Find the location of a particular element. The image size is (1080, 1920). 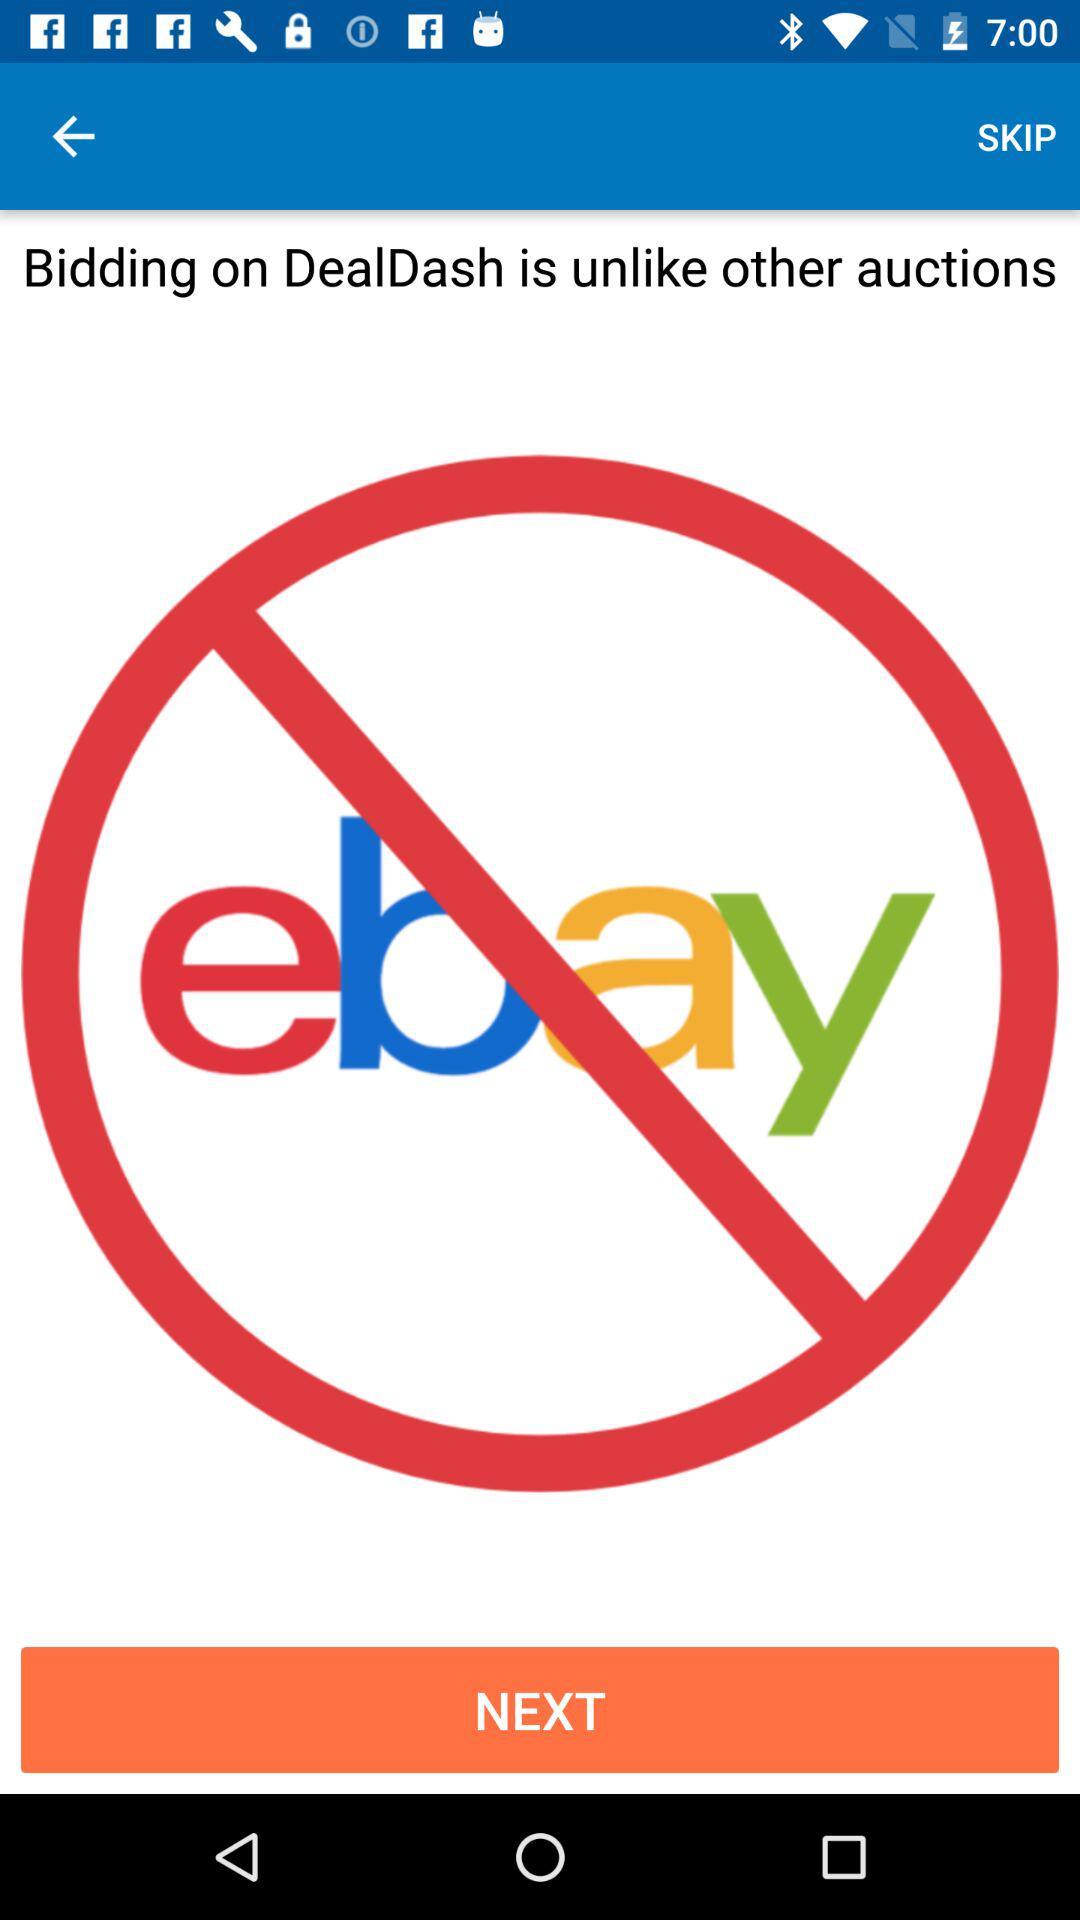

the next is located at coordinates (540, 1708).